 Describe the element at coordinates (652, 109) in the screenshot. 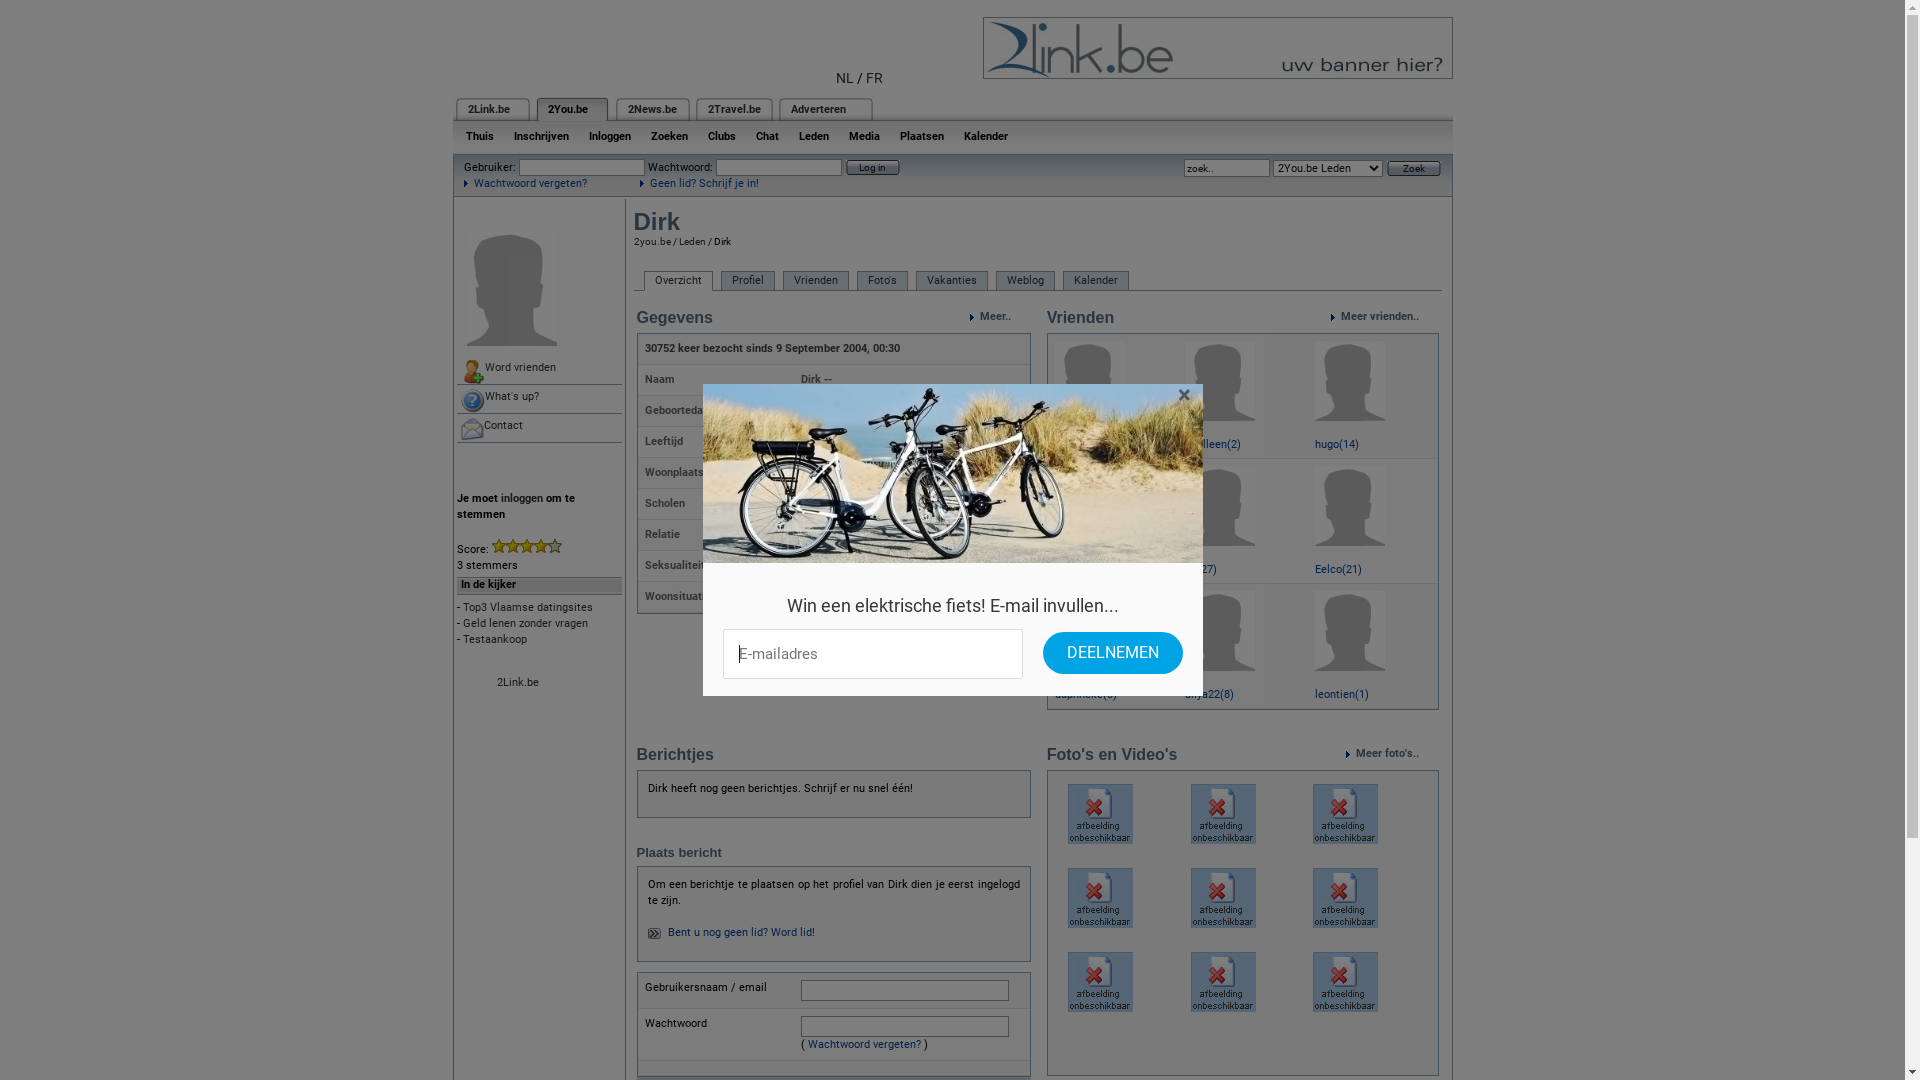

I see `'2News.be'` at that location.